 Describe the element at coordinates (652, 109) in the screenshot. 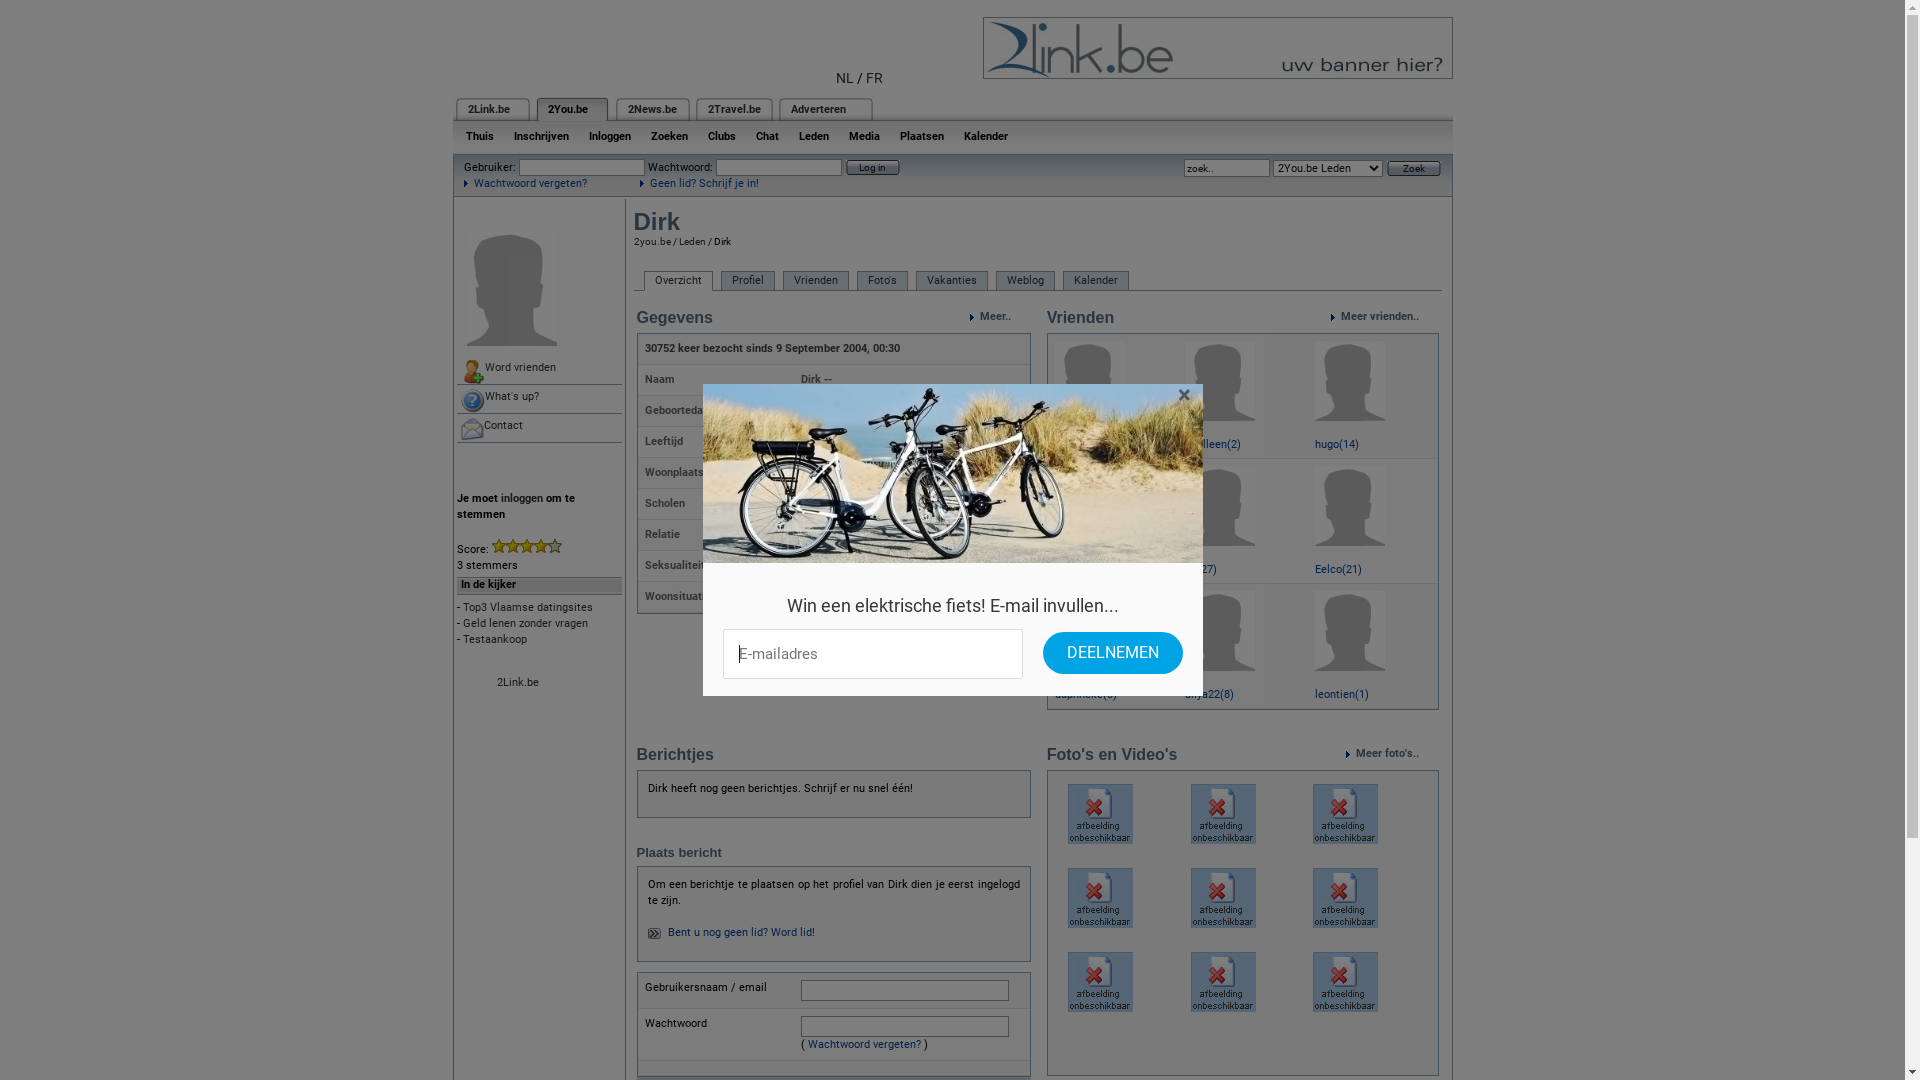

I see `'2News.be'` at that location.